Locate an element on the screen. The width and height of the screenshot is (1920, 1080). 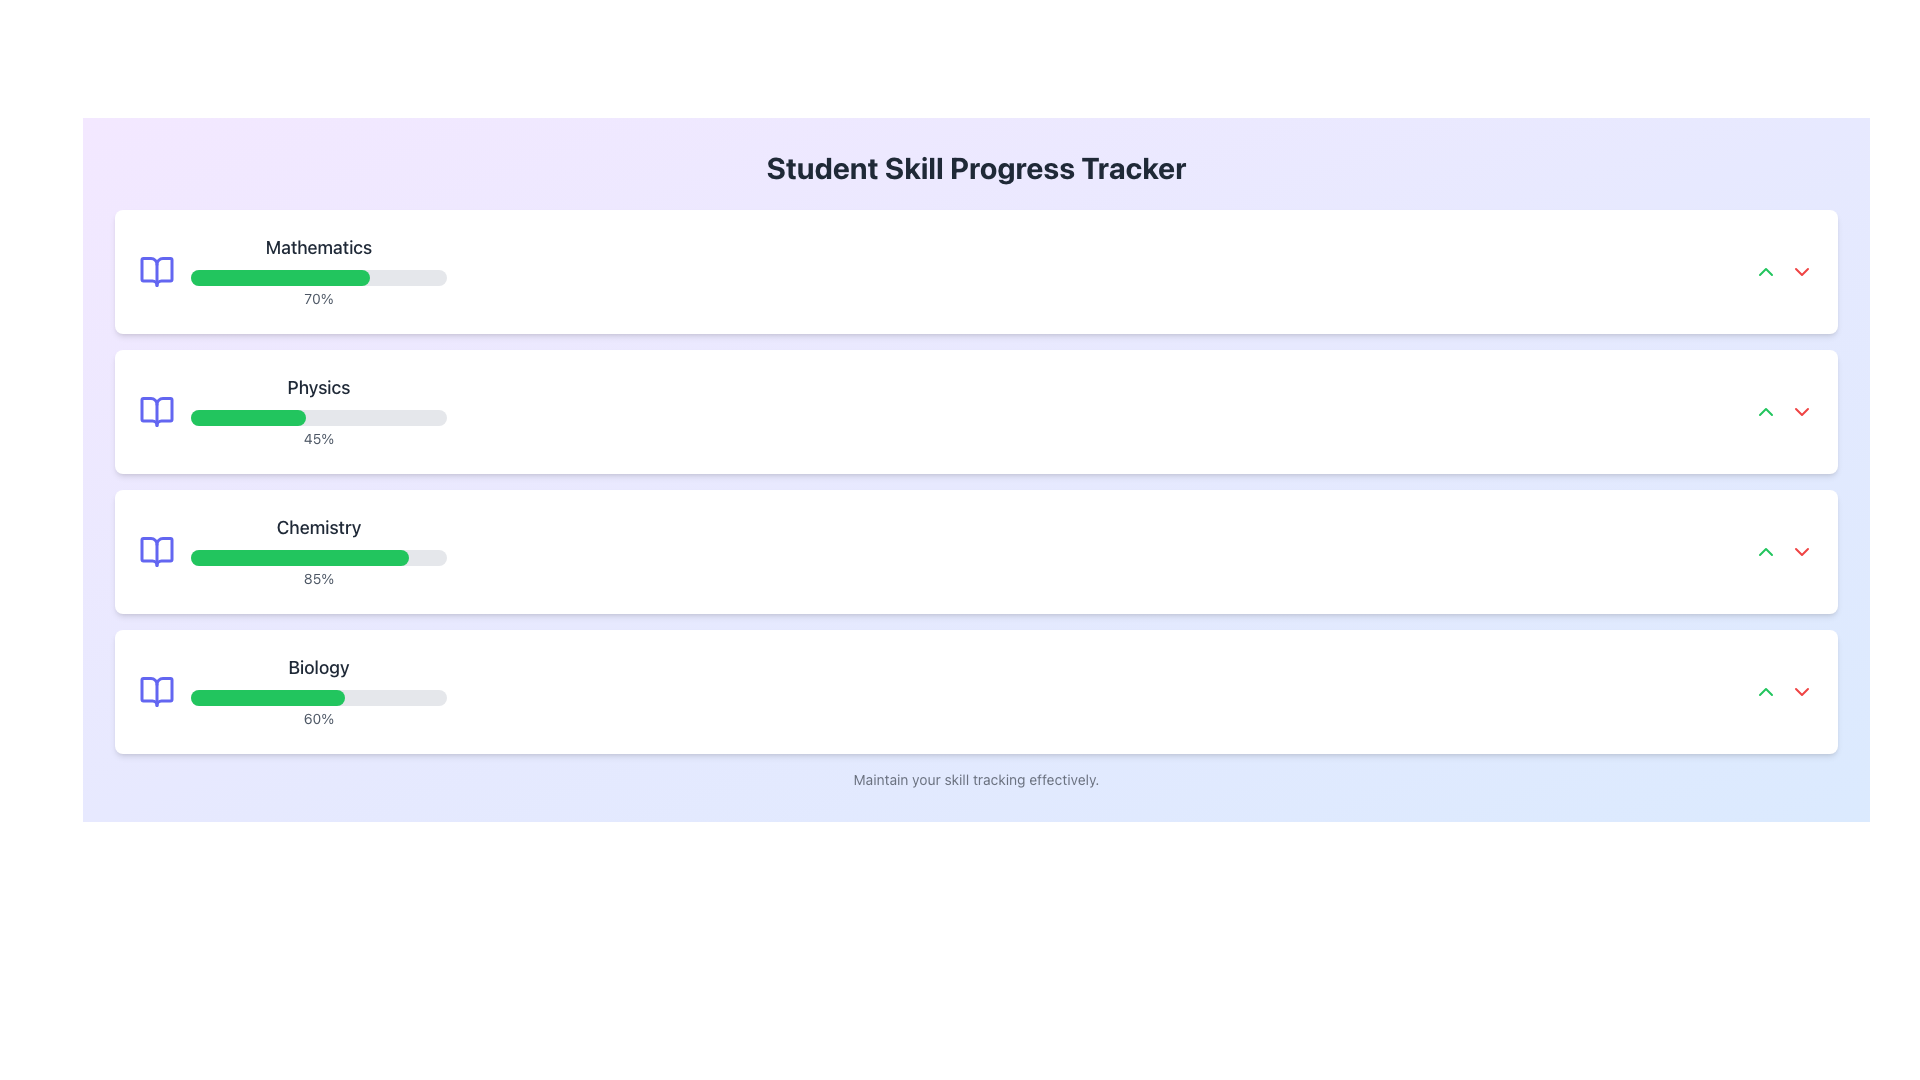
the title text of the third skill category in the progress tracking interface, which is positioned directly above the '85%' progress bar is located at coordinates (317, 527).